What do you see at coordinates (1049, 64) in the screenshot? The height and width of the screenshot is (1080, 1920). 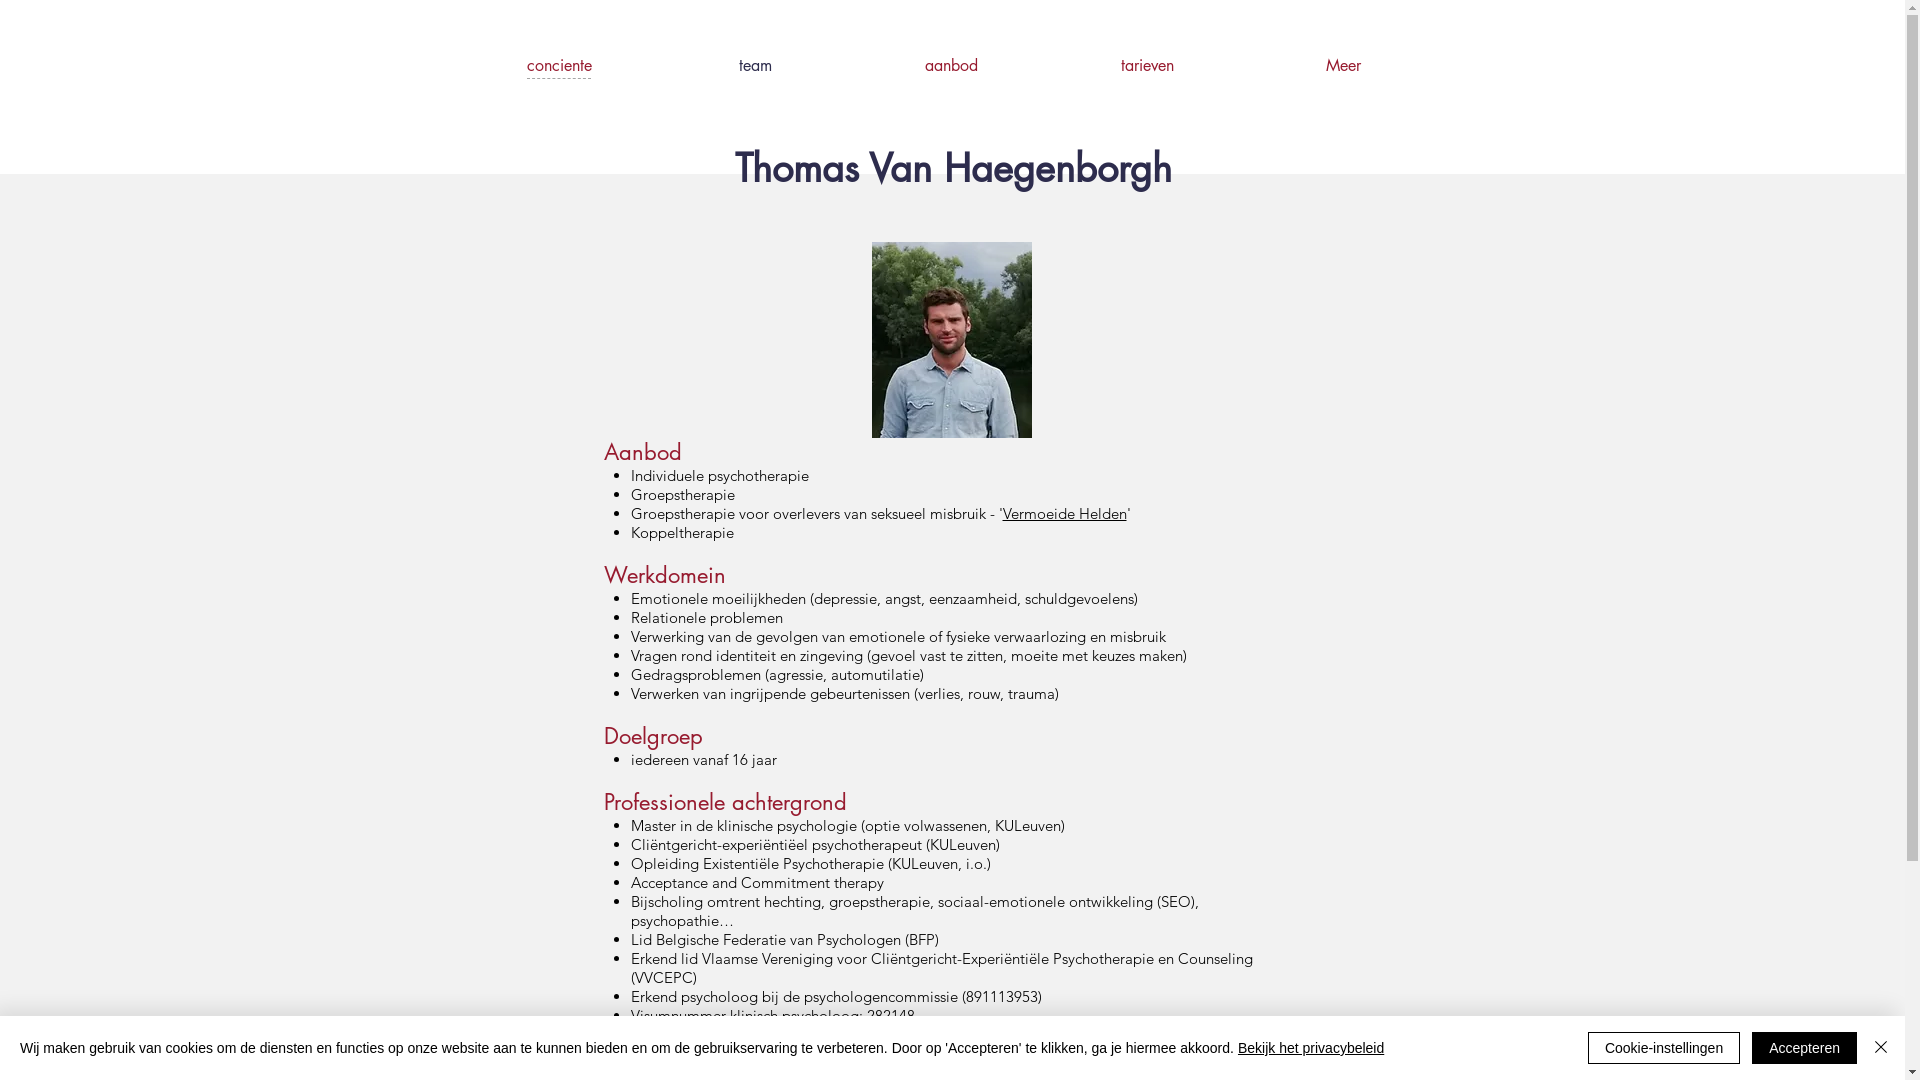 I see `'tarieven'` at bounding box center [1049, 64].